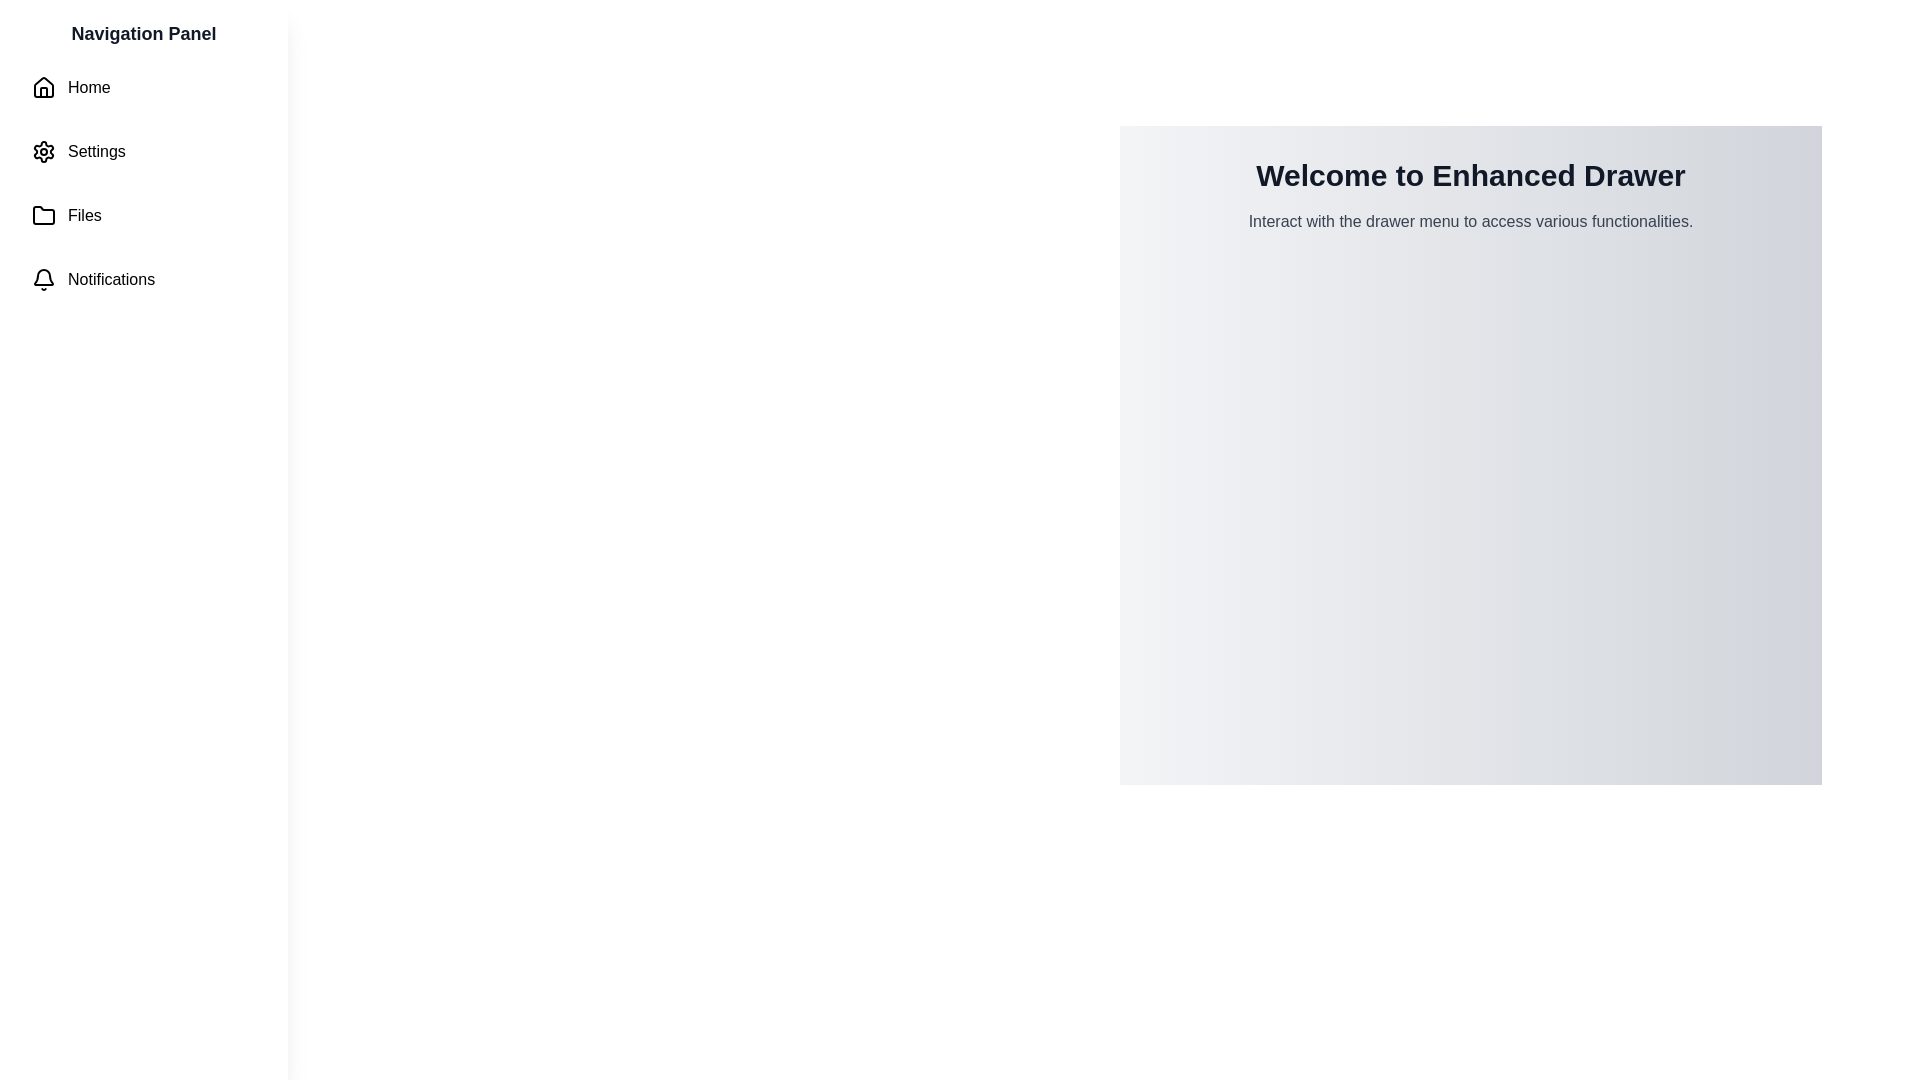 The height and width of the screenshot is (1080, 1920). I want to click on the prominent static text label at the top of the vertical navigation drawer, which features bold, large dark gray text in a modern sans-serif font, so click(143, 34).